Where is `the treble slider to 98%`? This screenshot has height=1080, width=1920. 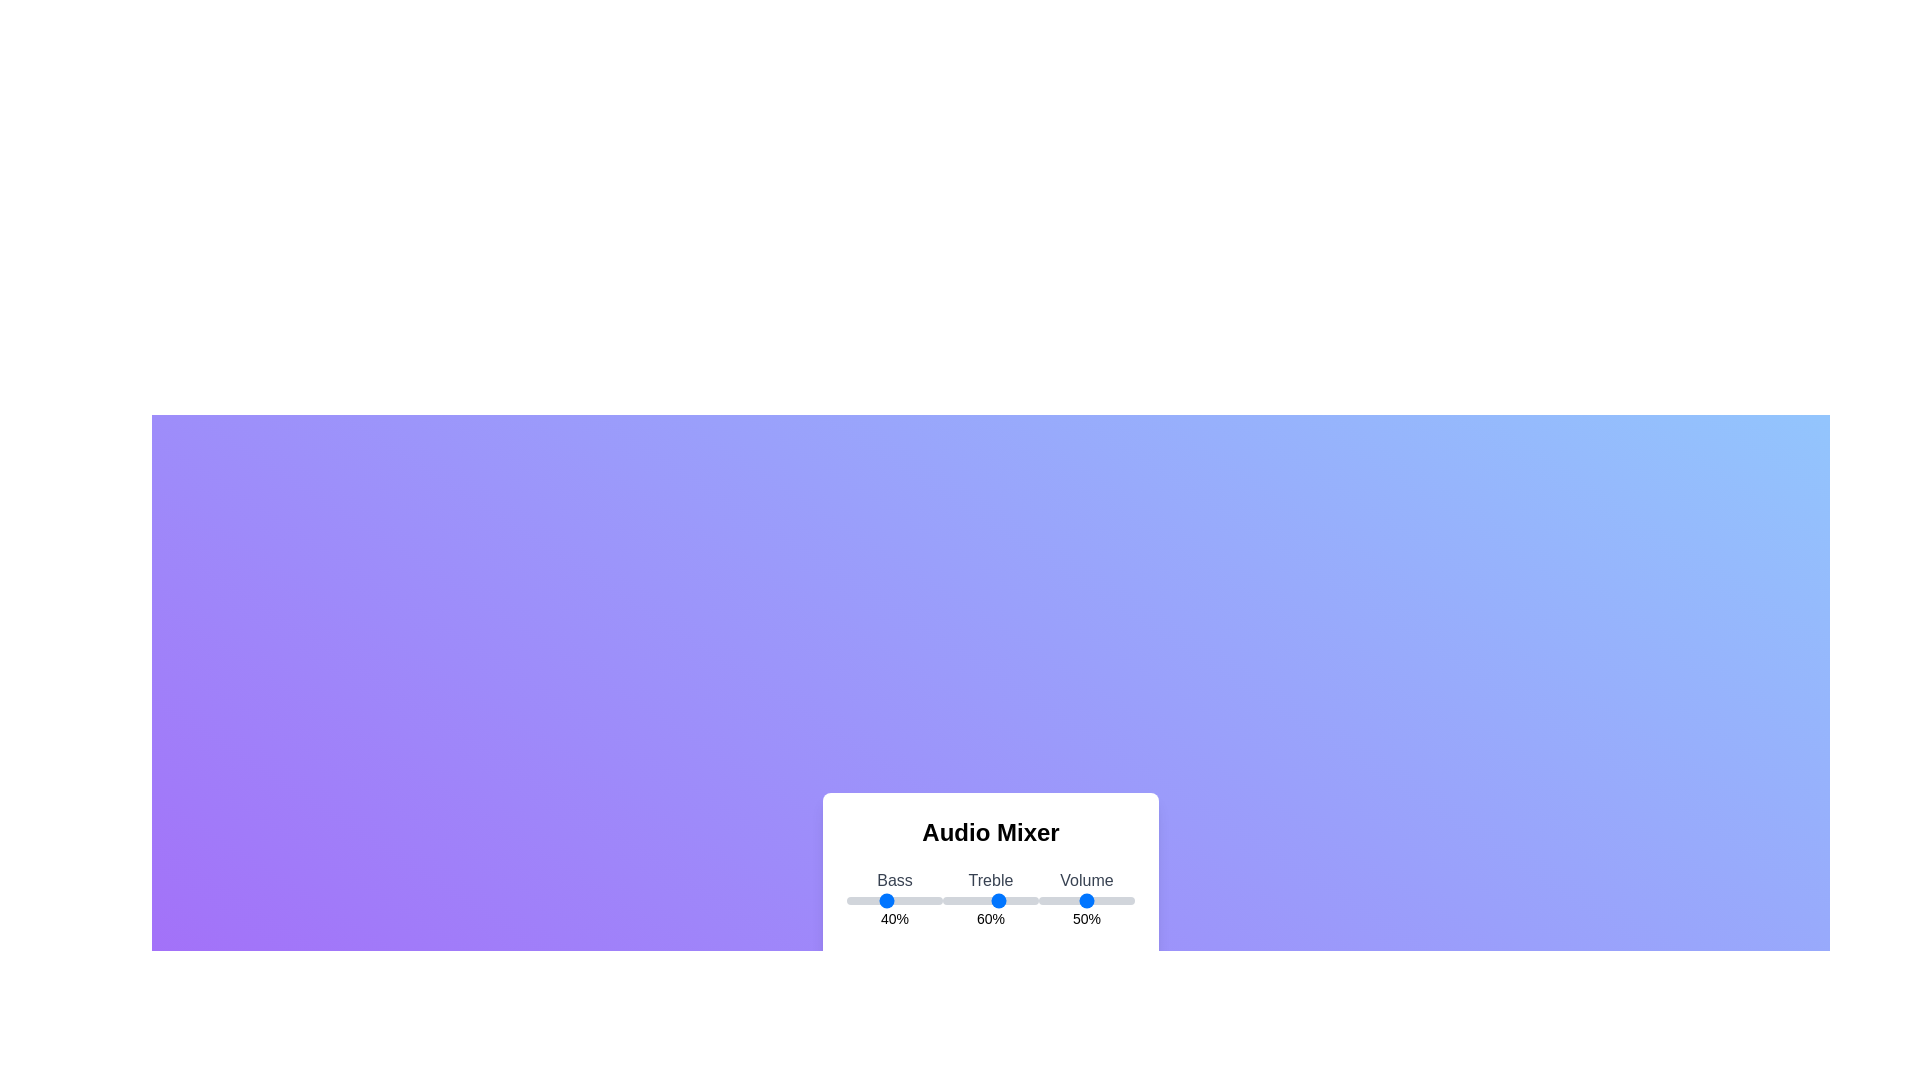 the treble slider to 98% is located at coordinates (1036, 901).